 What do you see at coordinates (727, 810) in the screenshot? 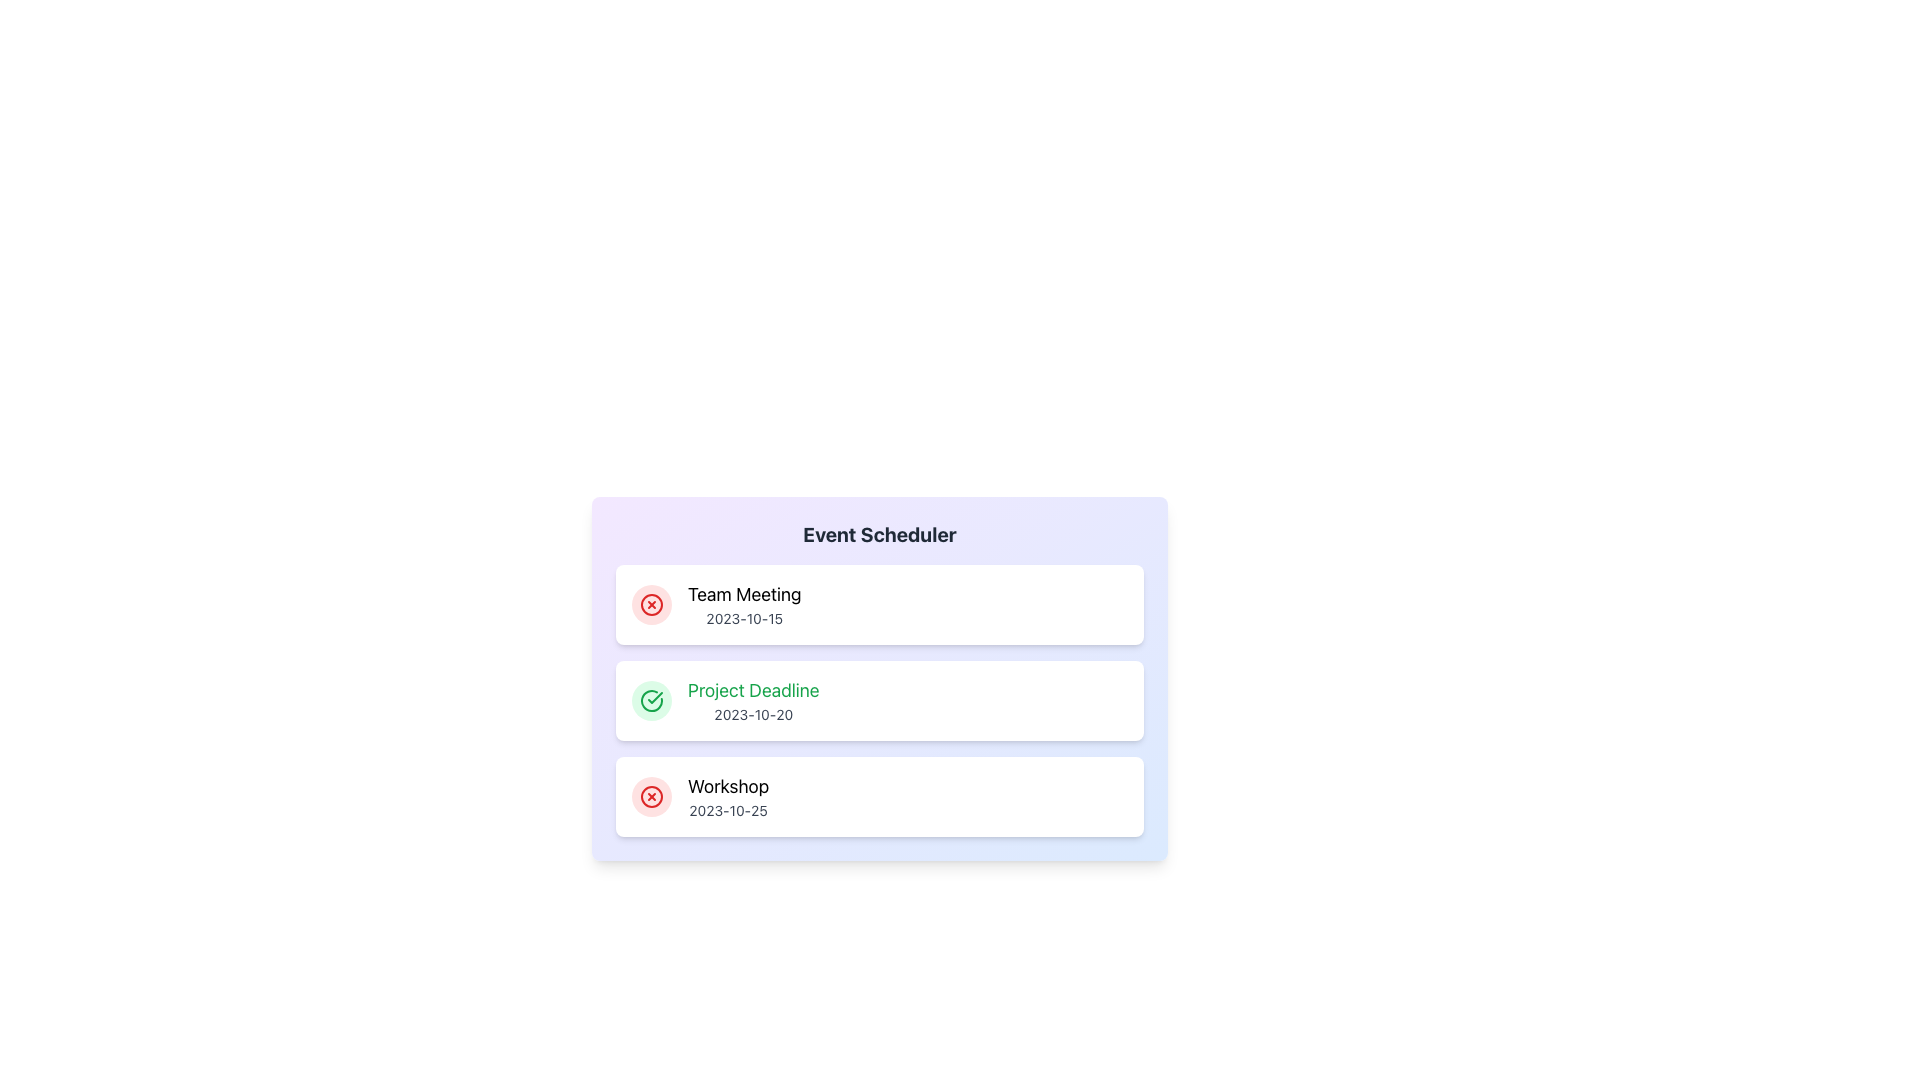
I see `date displayed in the 'Workshop' entry of the 'Event Scheduler', which is shown in a small gray font as '2023-10-25'` at bounding box center [727, 810].